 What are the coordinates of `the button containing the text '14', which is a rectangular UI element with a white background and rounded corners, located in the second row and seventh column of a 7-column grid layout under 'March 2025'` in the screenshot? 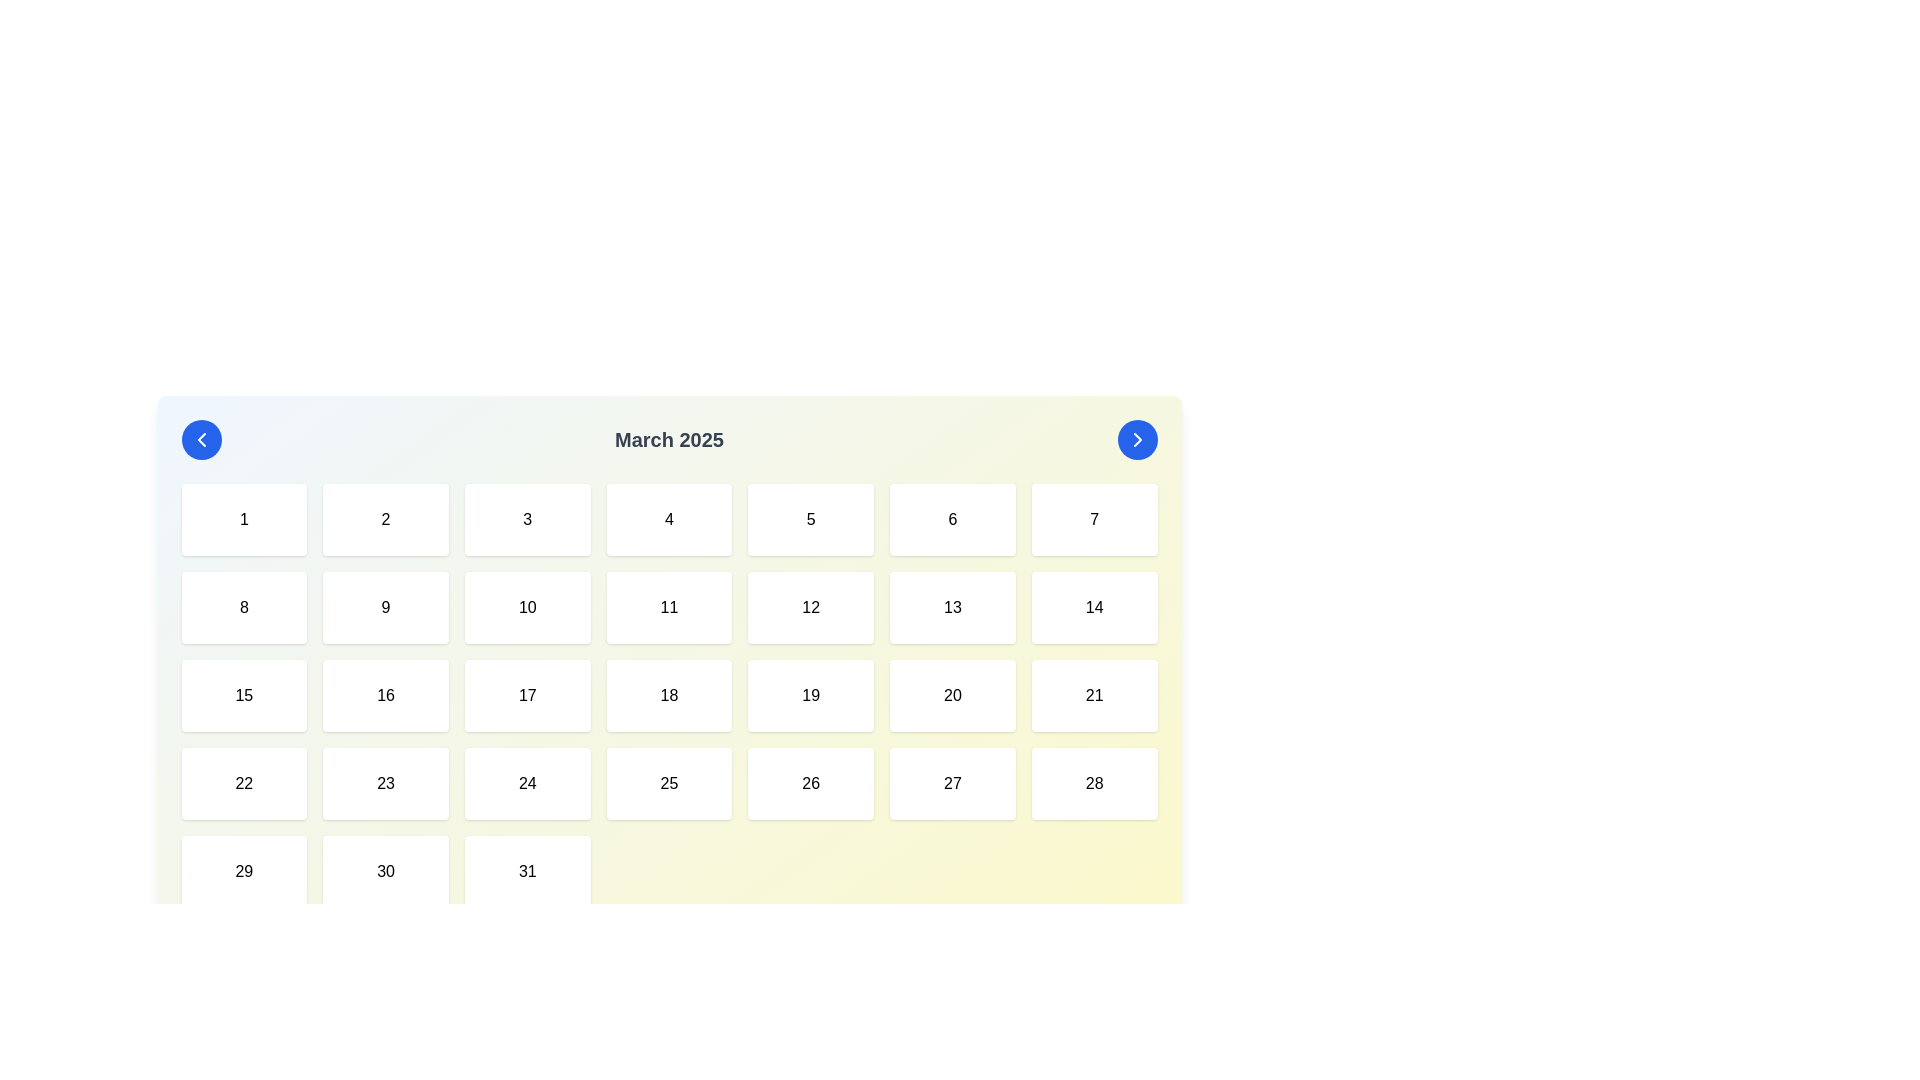 It's located at (1093, 607).